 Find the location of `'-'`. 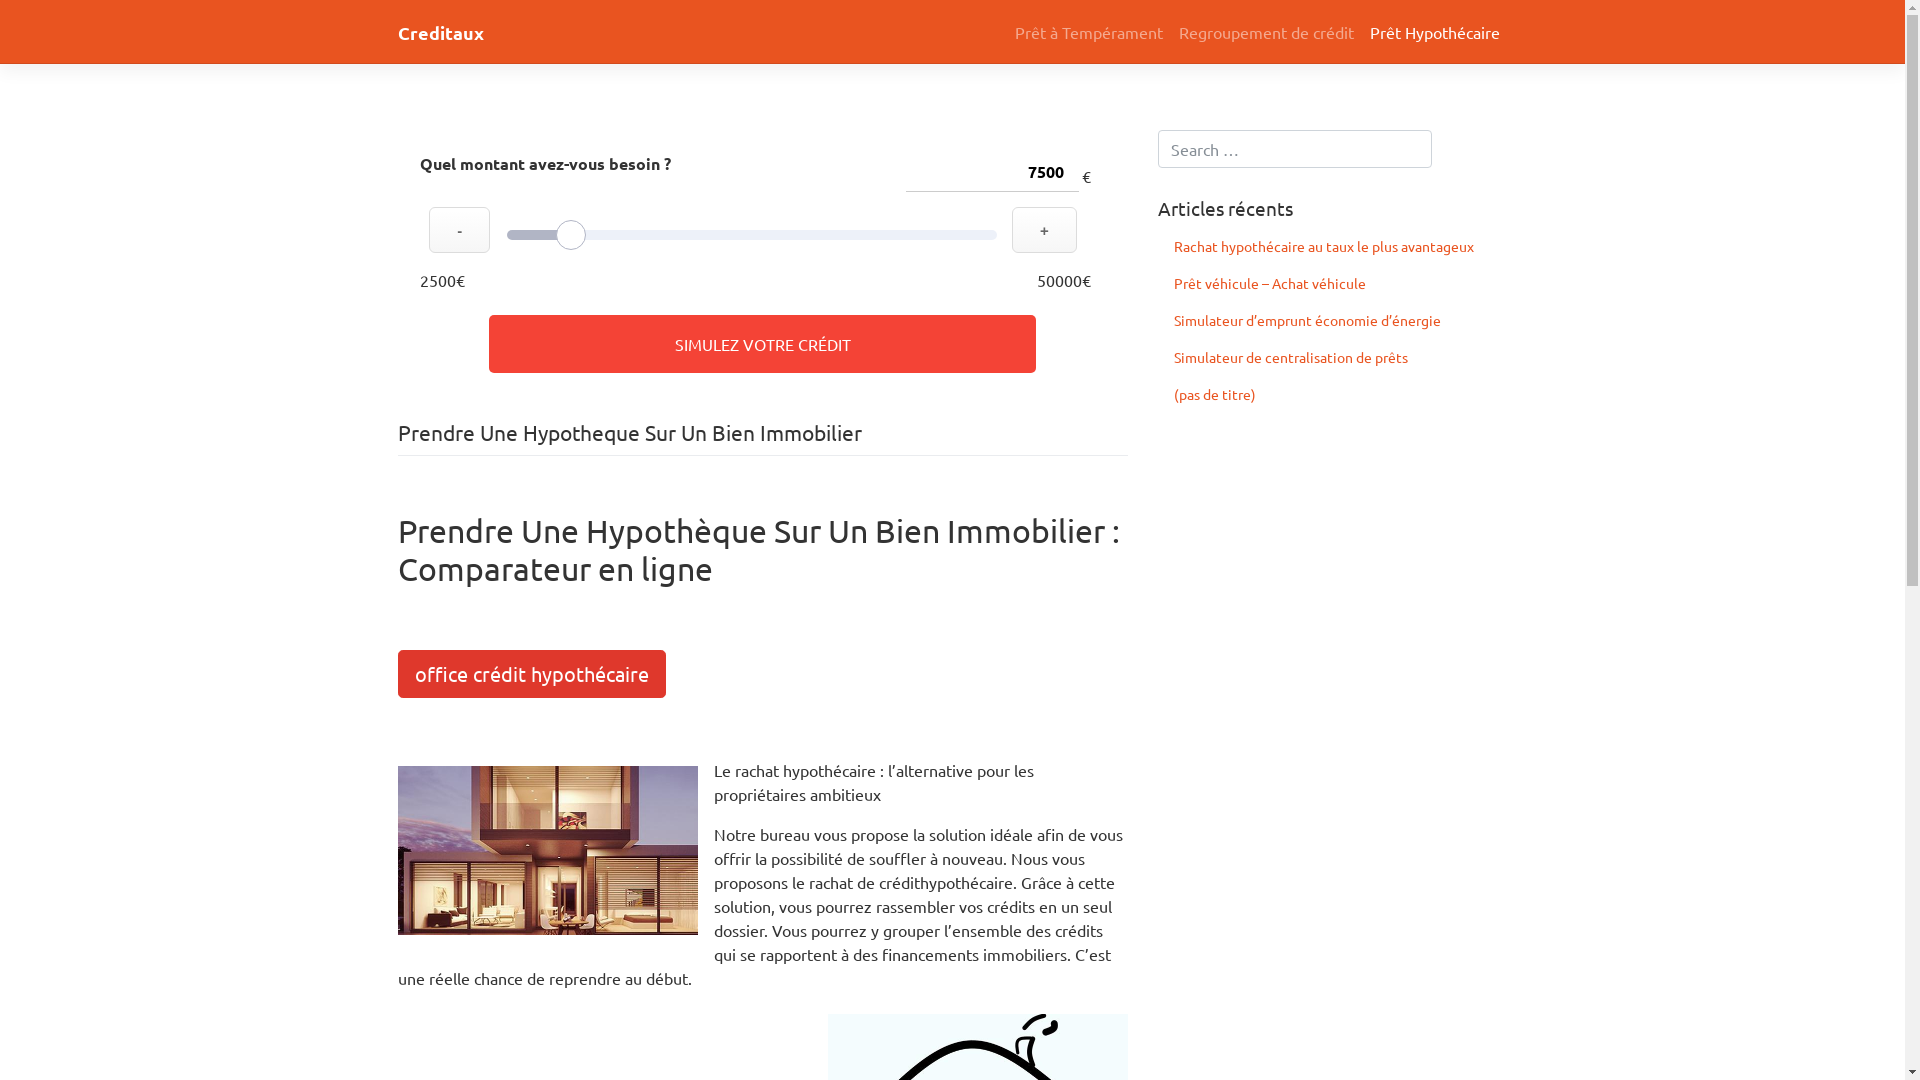

'-' is located at coordinates (458, 229).